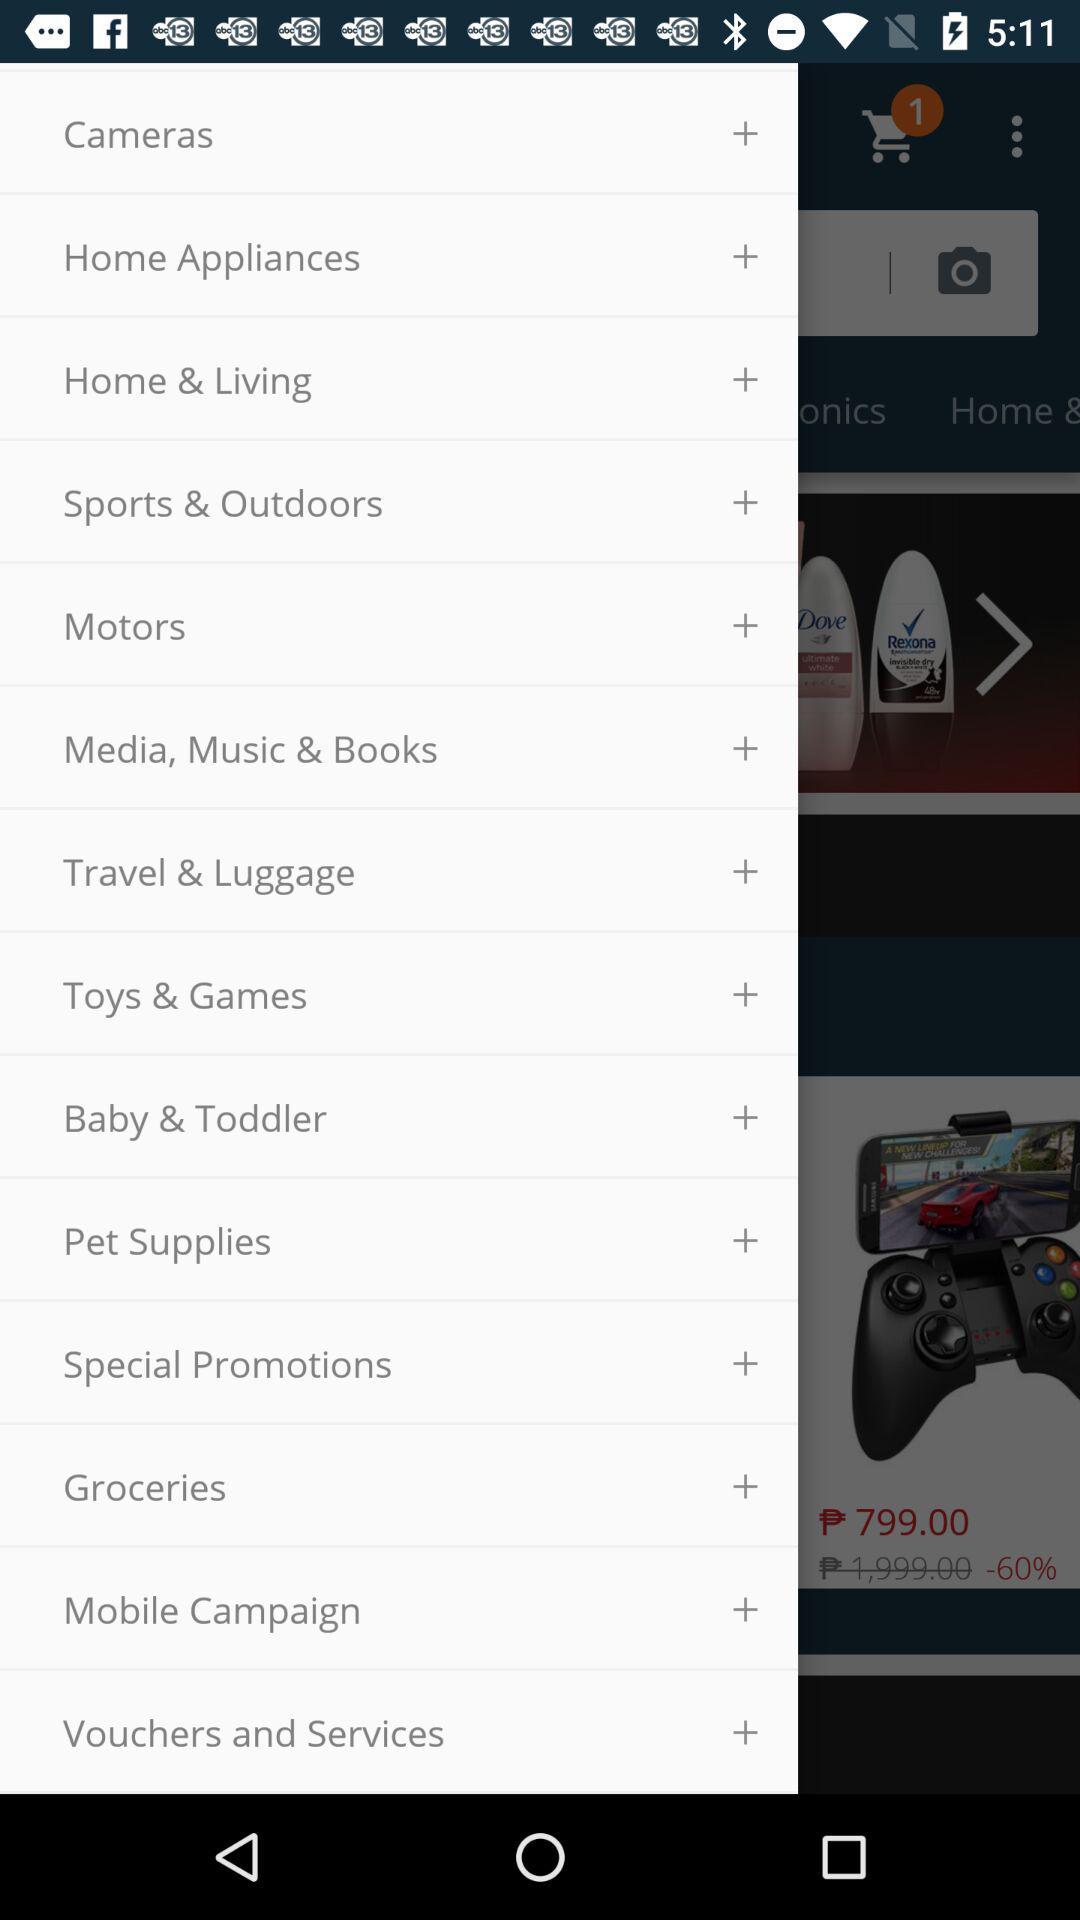  Describe the element at coordinates (745, 503) in the screenshot. I see `the plus symbol right to sports  outdoors` at that location.